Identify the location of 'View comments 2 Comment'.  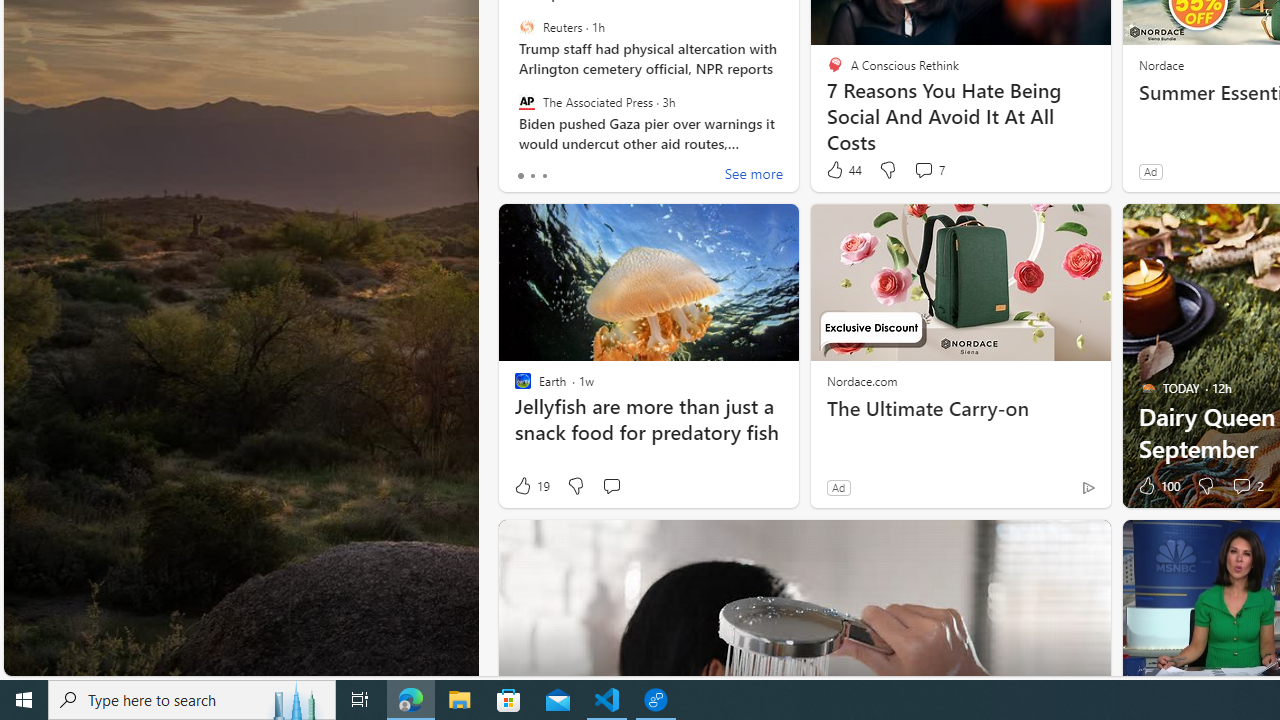
(1240, 486).